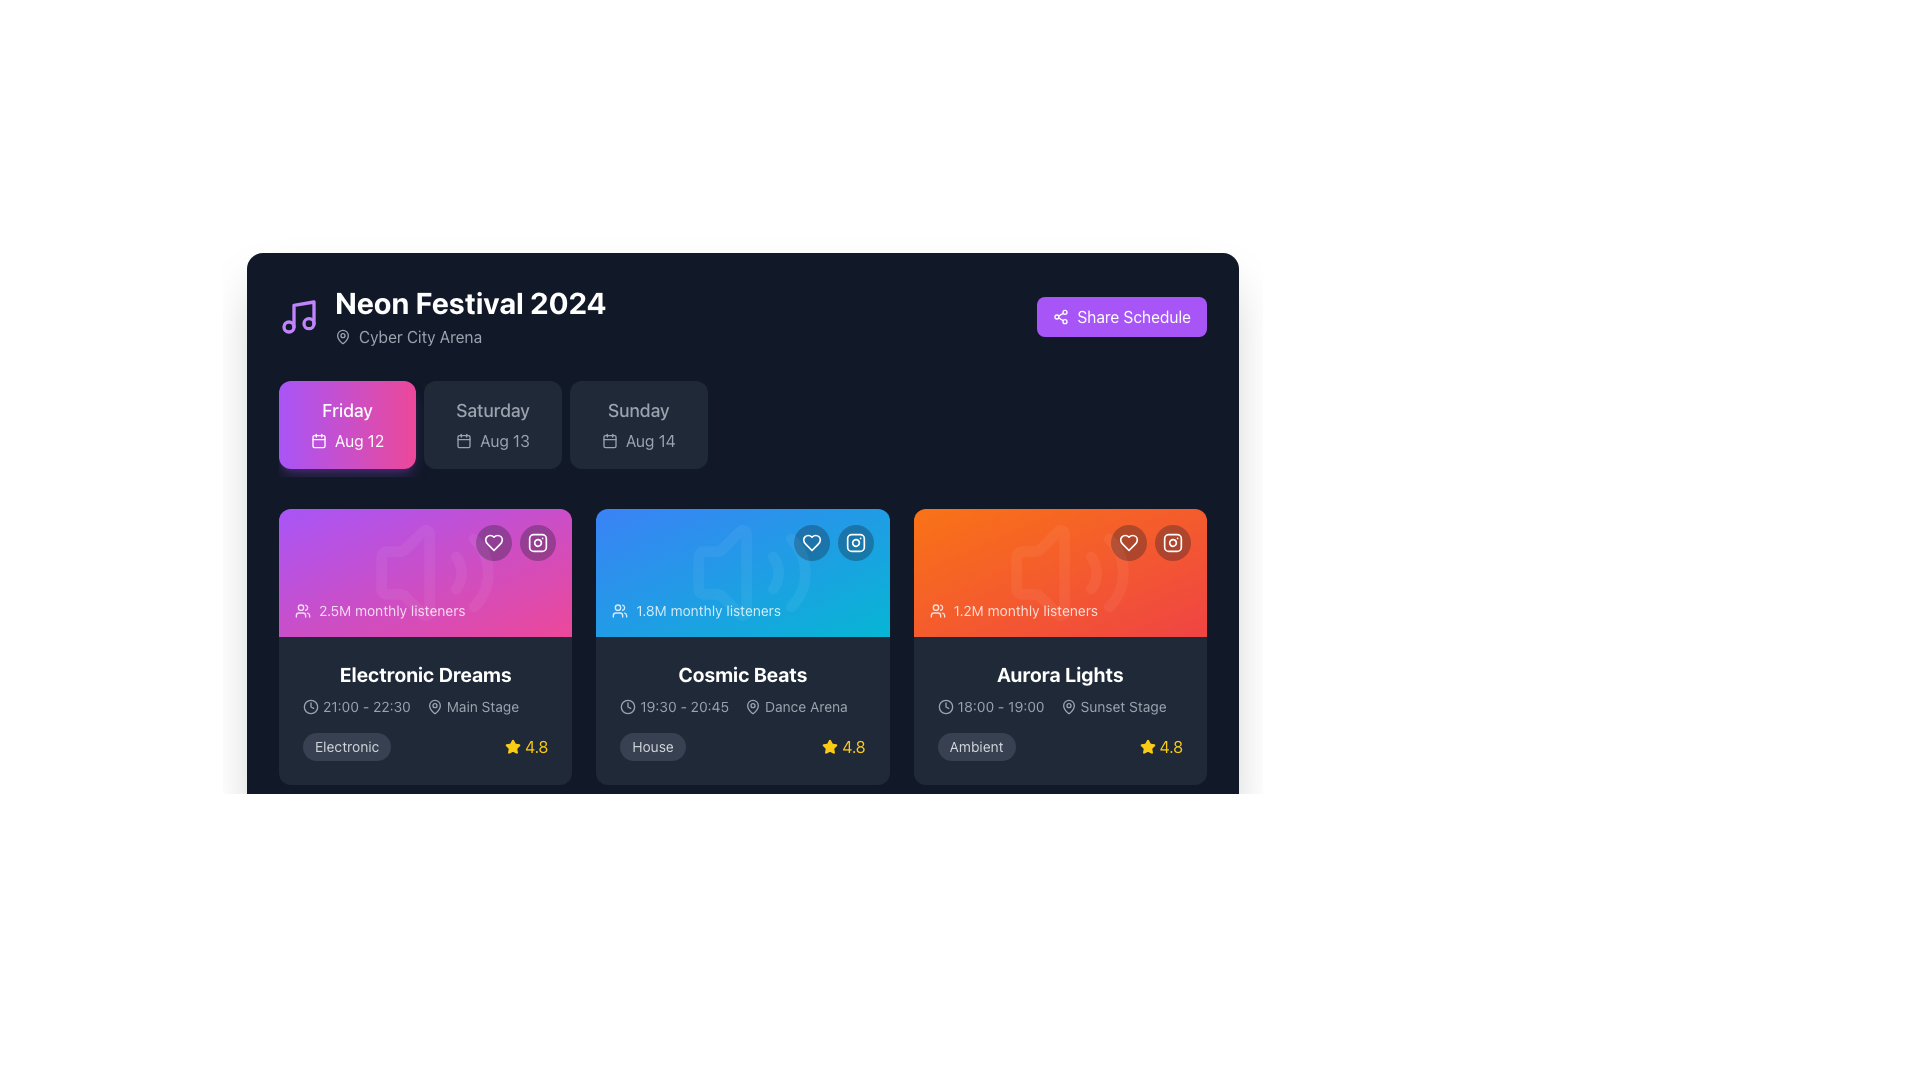  Describe the element at coordinates (1059, 709) in the screenshot. I see `the 'Aurora Lights' event card, which is the rightmost card in a row of three, positioned under the date selector, featuring details such as timing, location, genre, and star rating` at that location.